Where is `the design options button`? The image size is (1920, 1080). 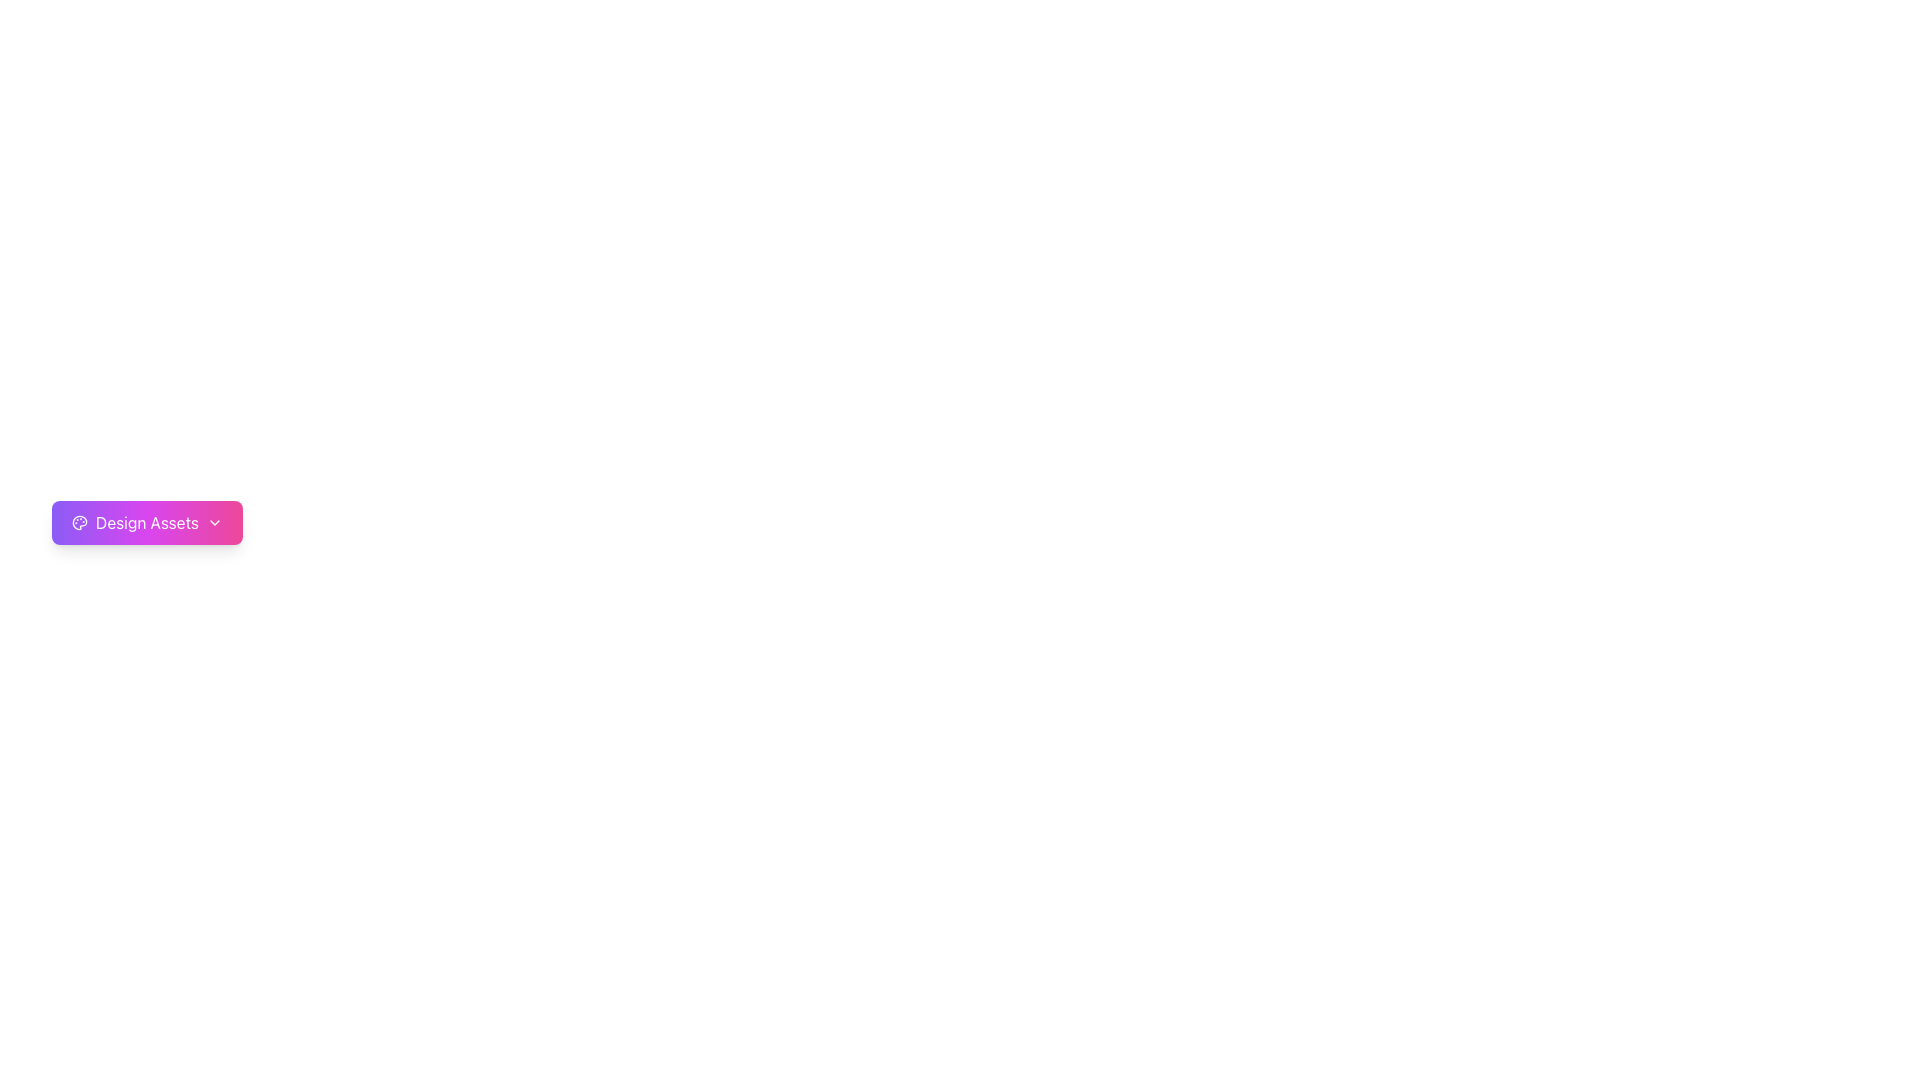
the design options button is located at coordinates (146, 522).